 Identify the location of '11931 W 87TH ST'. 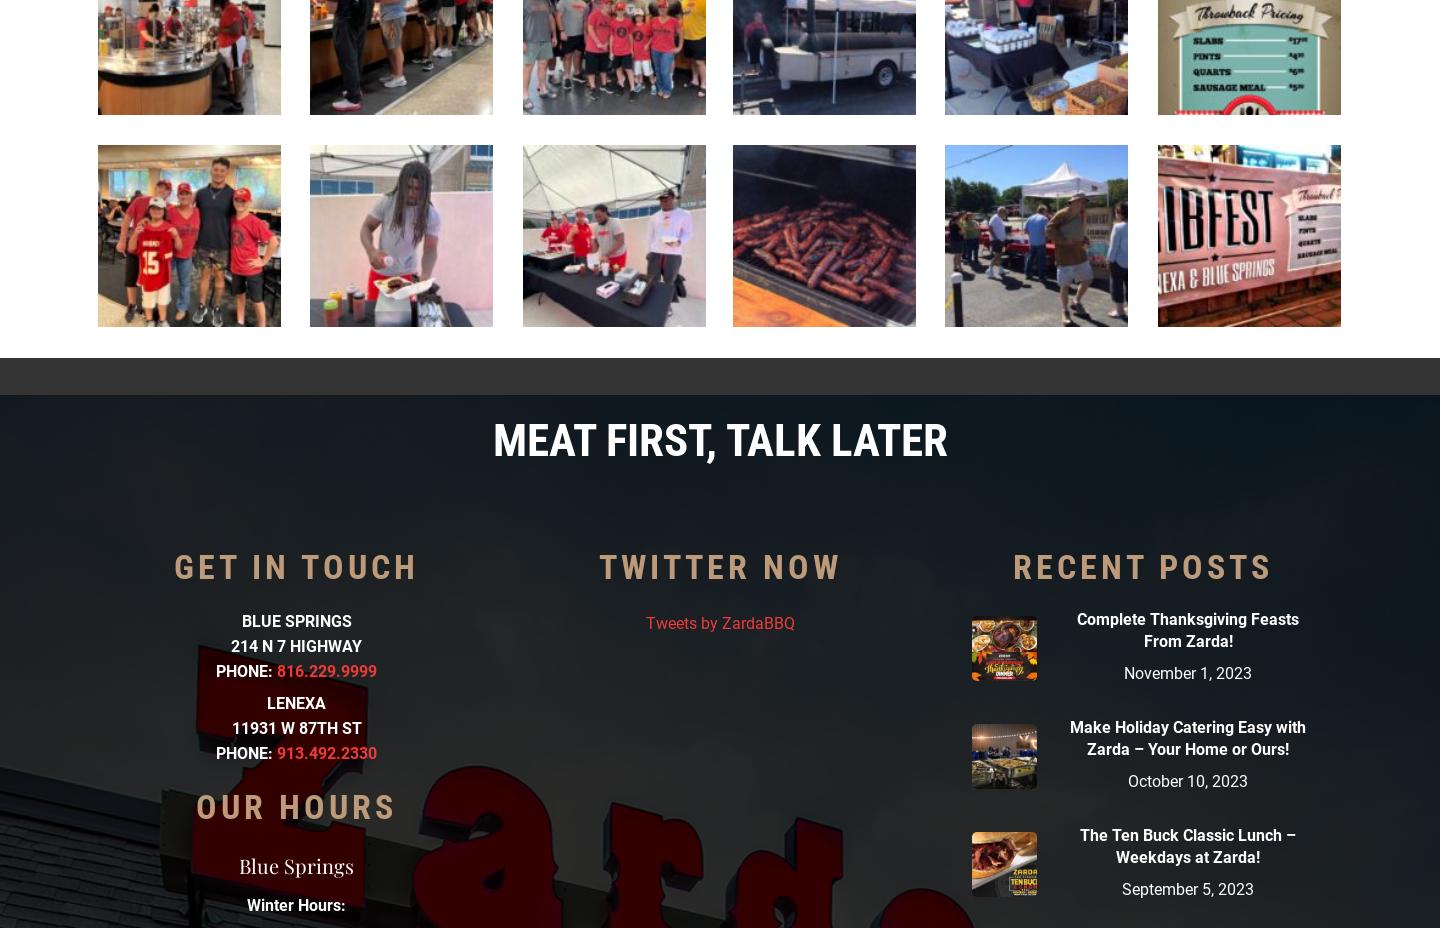
(295, 726).